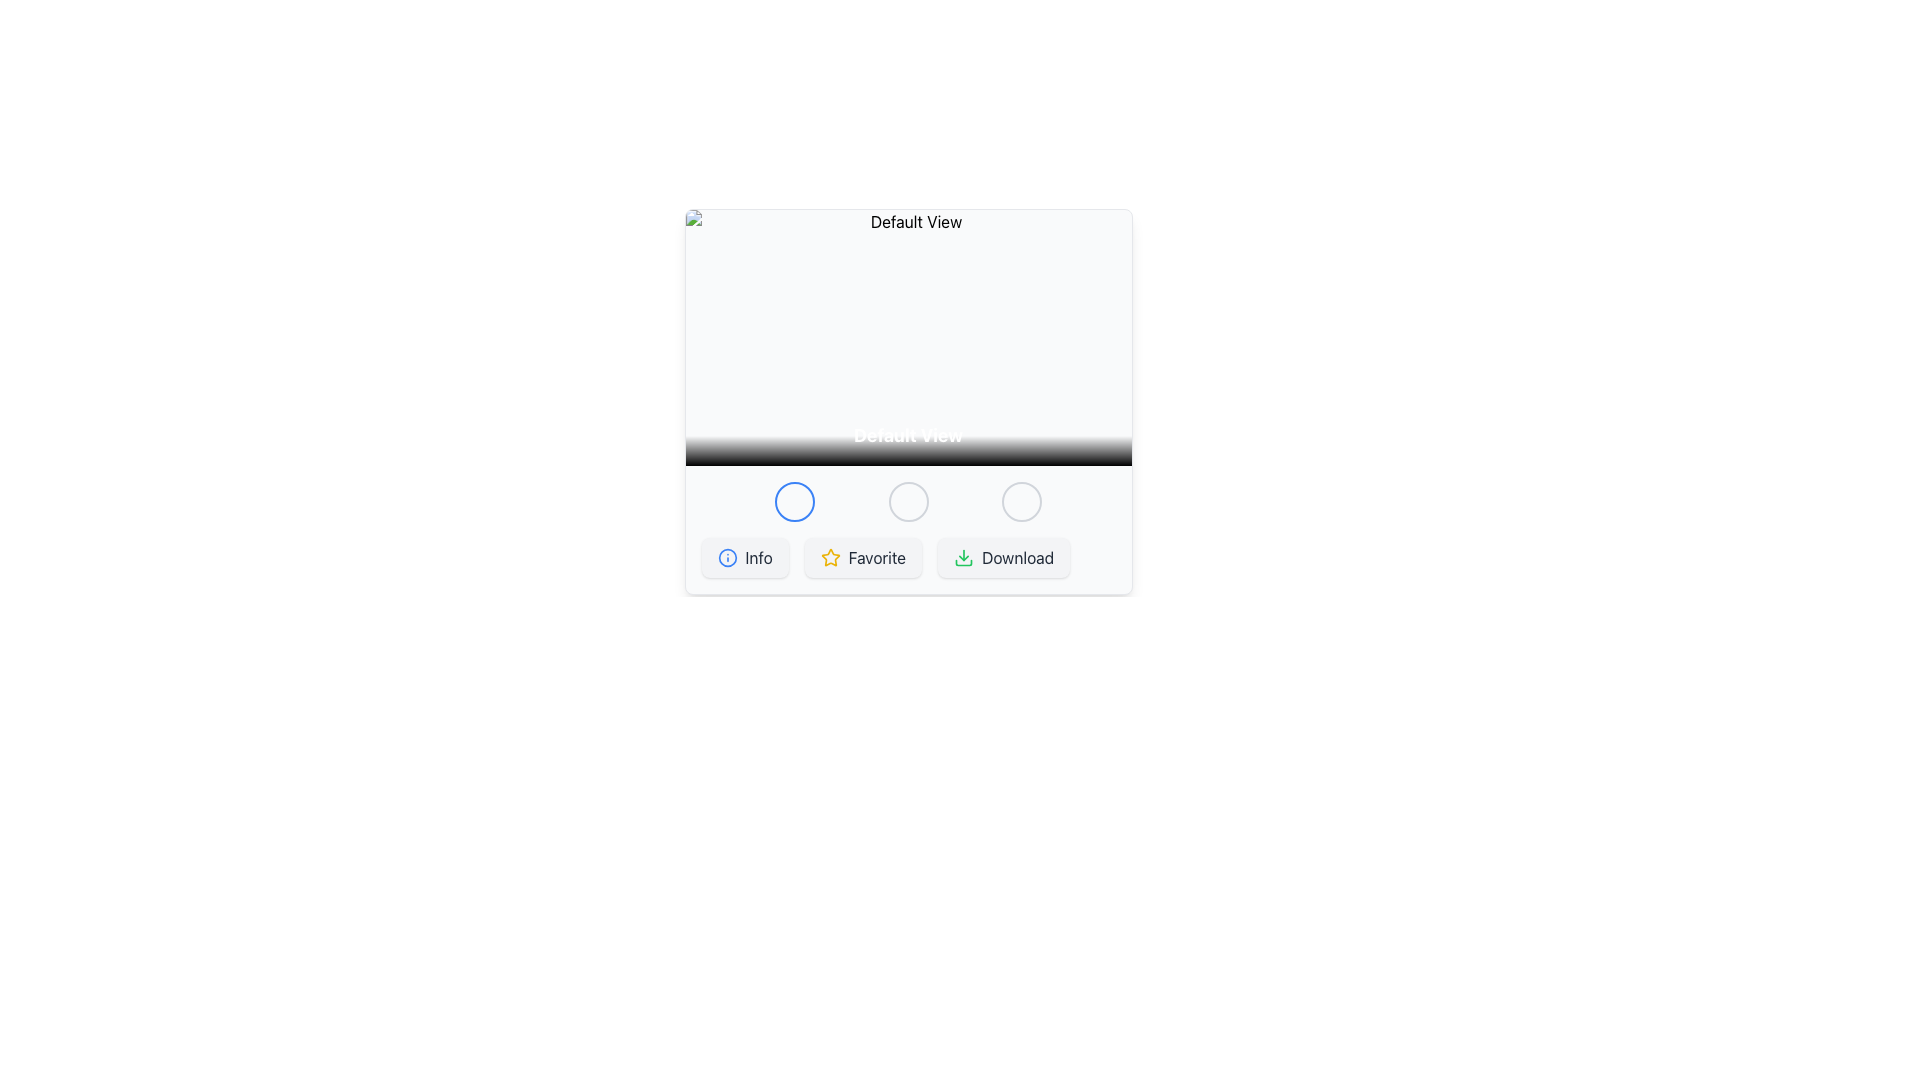 The width and height of the screenshot is (1920, 1080). Describe the element at coordinates (726, 558) in the screenshot. I see `the leftmost button containing the circular indicator to interact with it` at that location.